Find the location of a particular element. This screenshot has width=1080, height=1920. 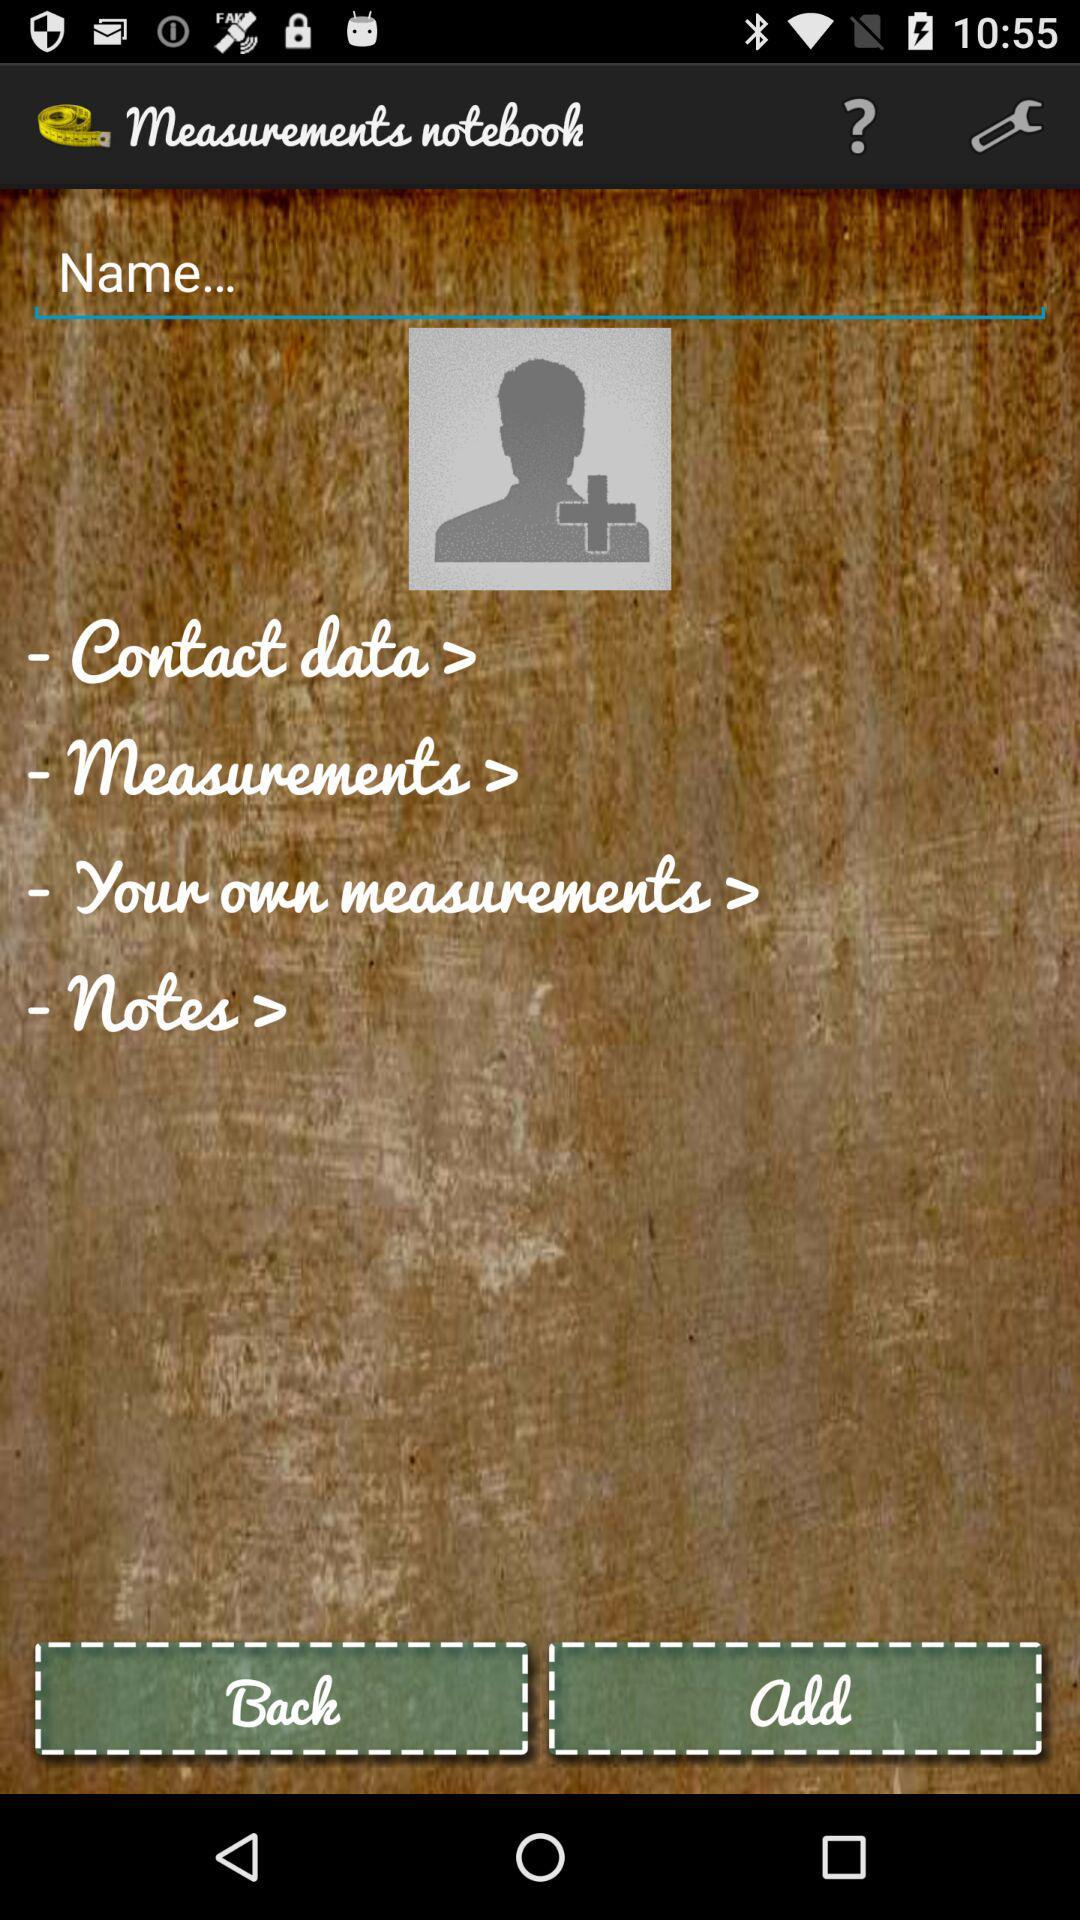

app to the right of measurements notebook item is located at coordinates (858, 124).